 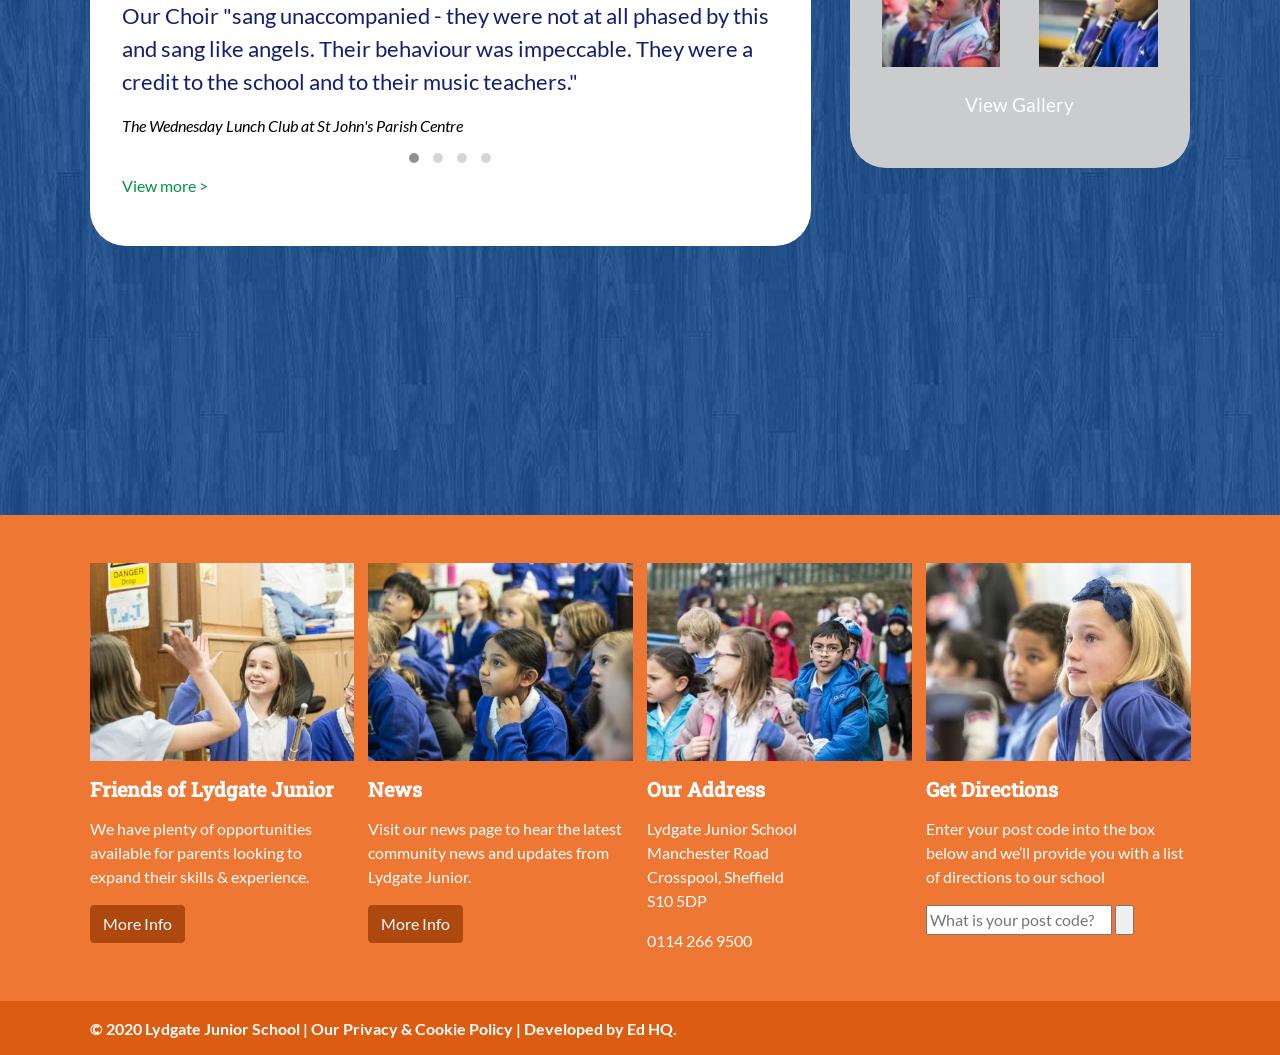 What do you see at coordinates (443, 47) in the screenshot?
I see `'Our Choir "sang unaccompanied - they were not at all phased by this and sang like angels.  Their behaviour was impeccable. They were a credit to the school and to their music teachers."'` at bounding box center [443, 47].